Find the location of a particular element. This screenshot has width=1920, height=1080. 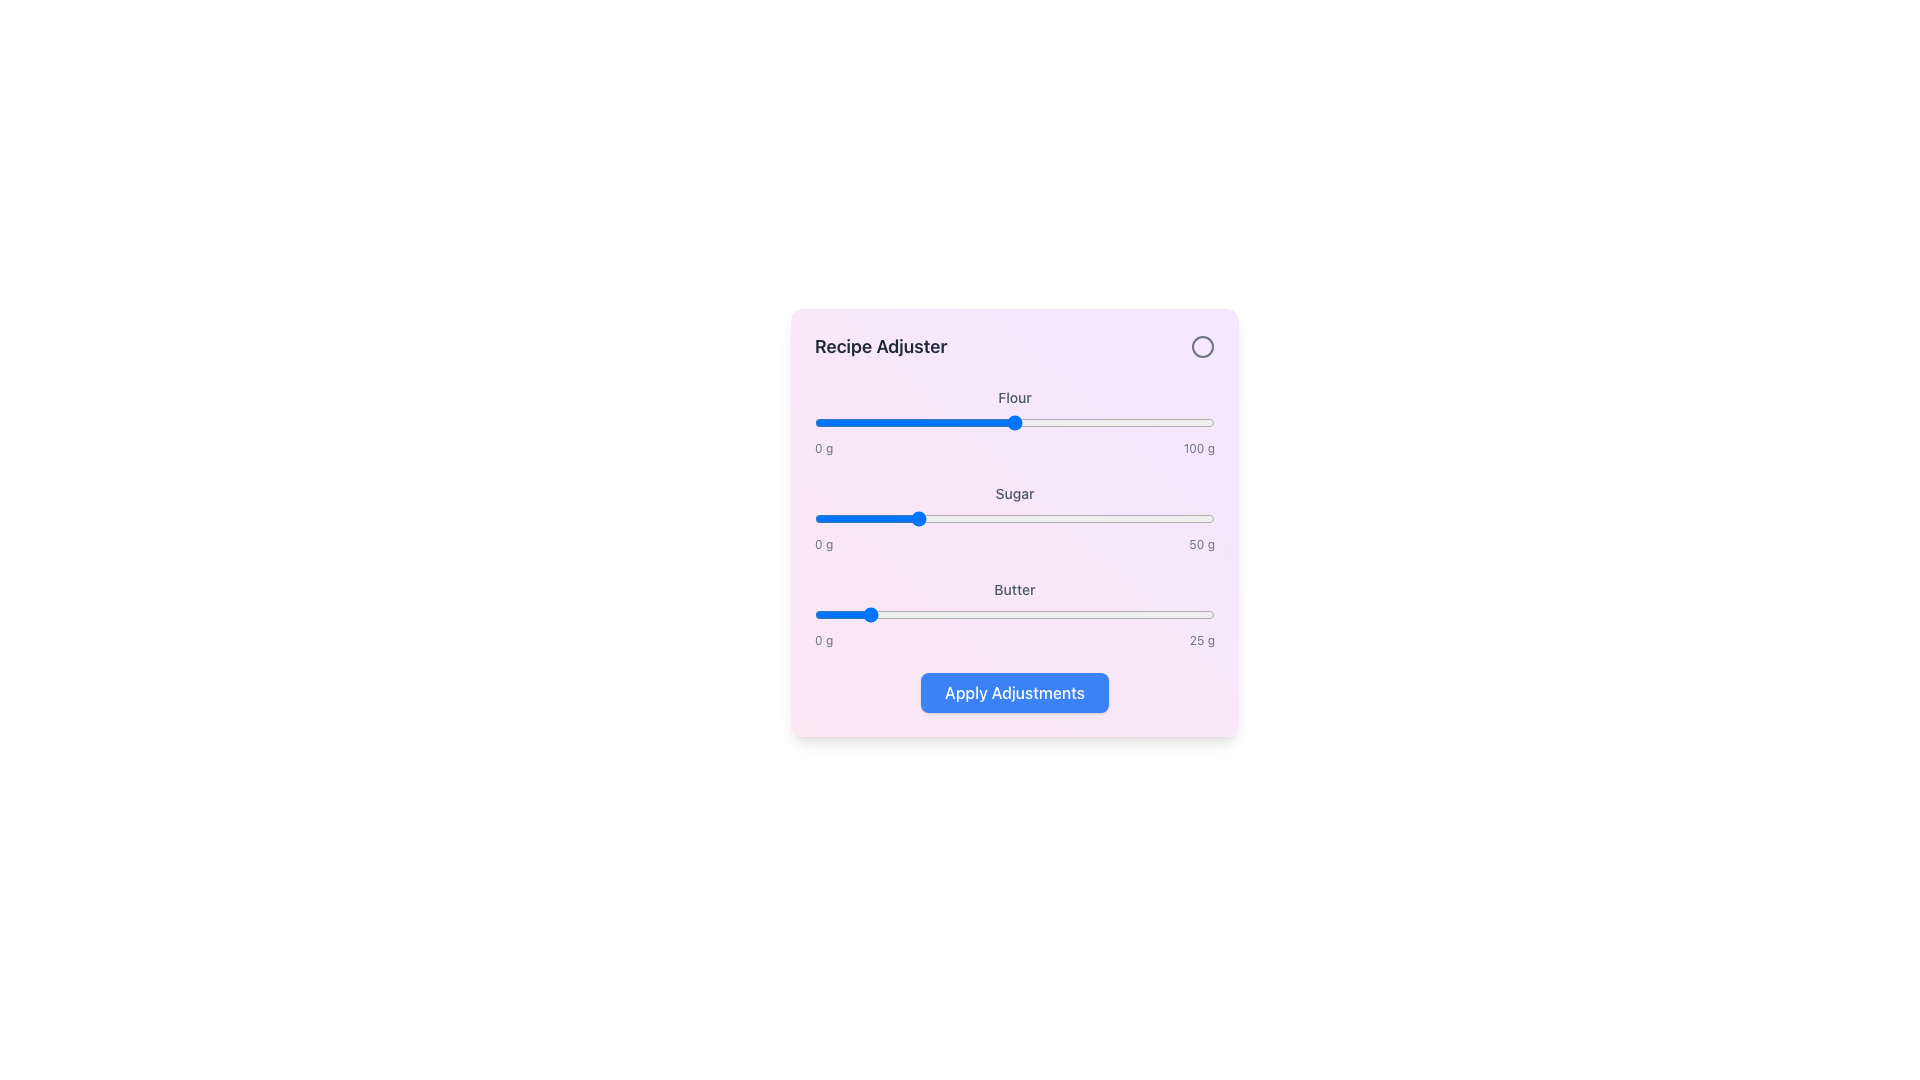

Butter amount is located at coordinates (987, 613).